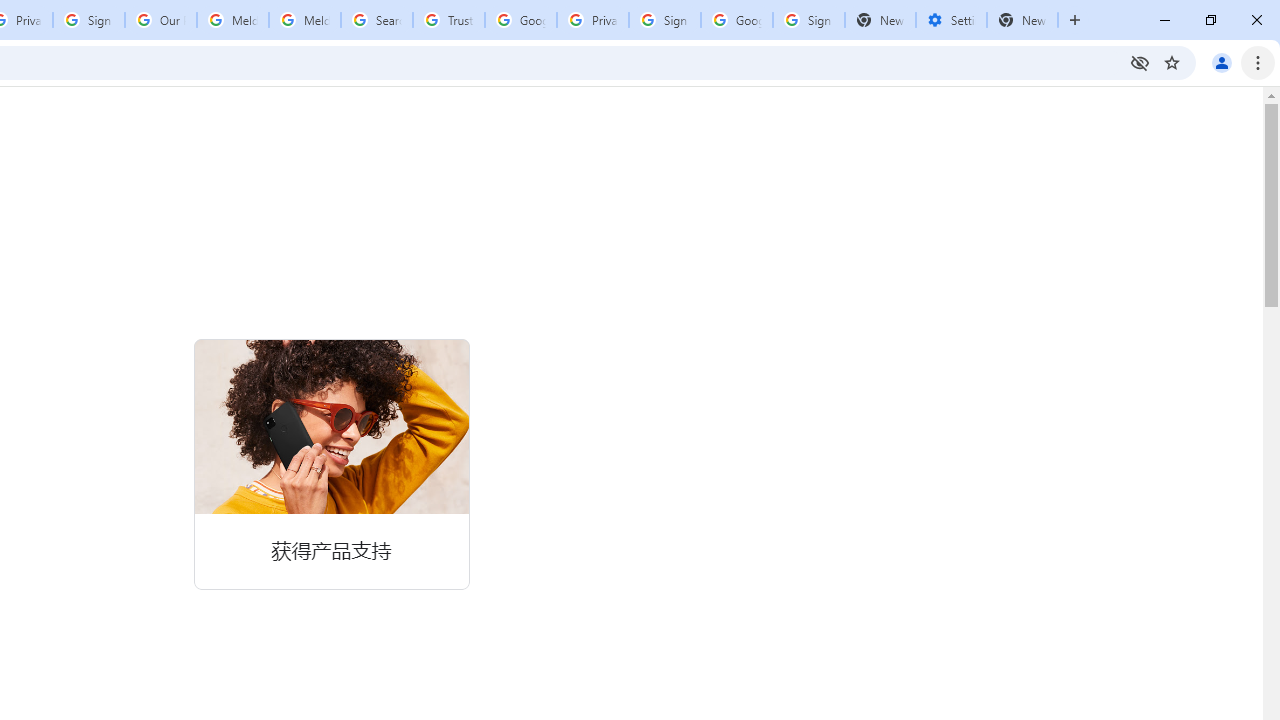  I want to click on 'Chrome', so click(1259, 61).